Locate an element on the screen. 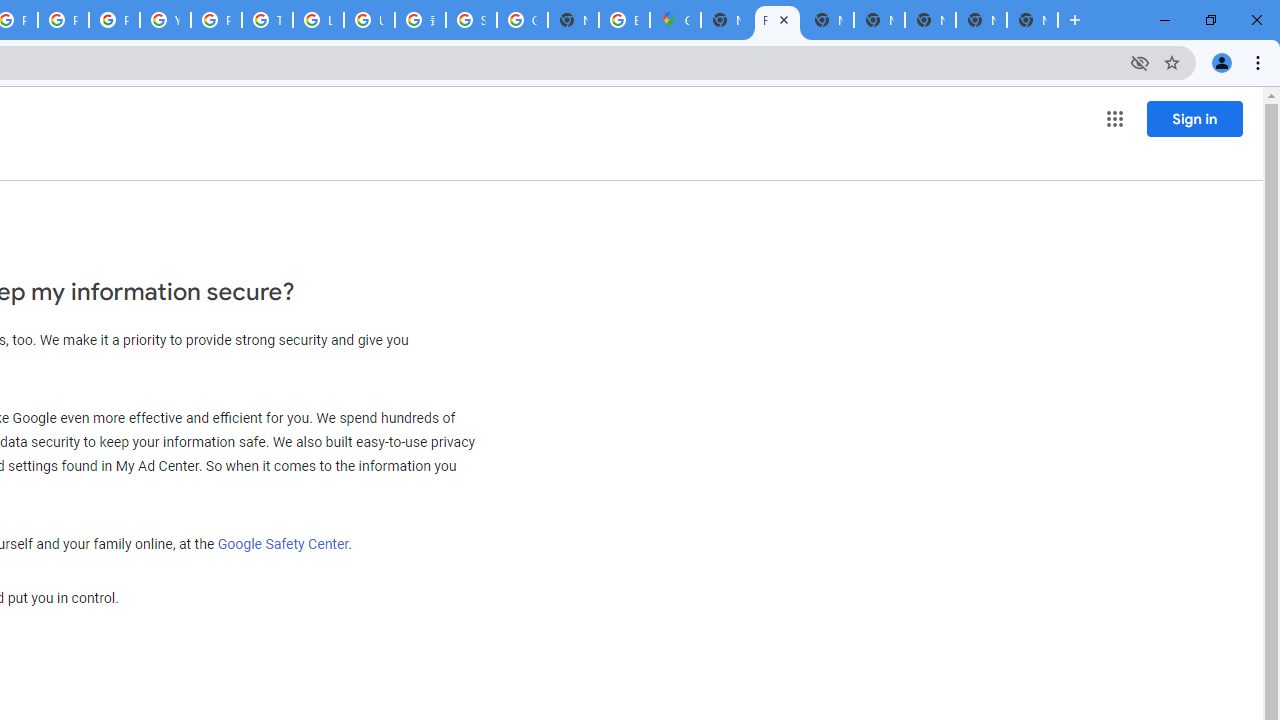 The height and width of the screenshot is (720, 1280). 'Privacy Help Center - Policies Help' is located at coordinates (64, 20).